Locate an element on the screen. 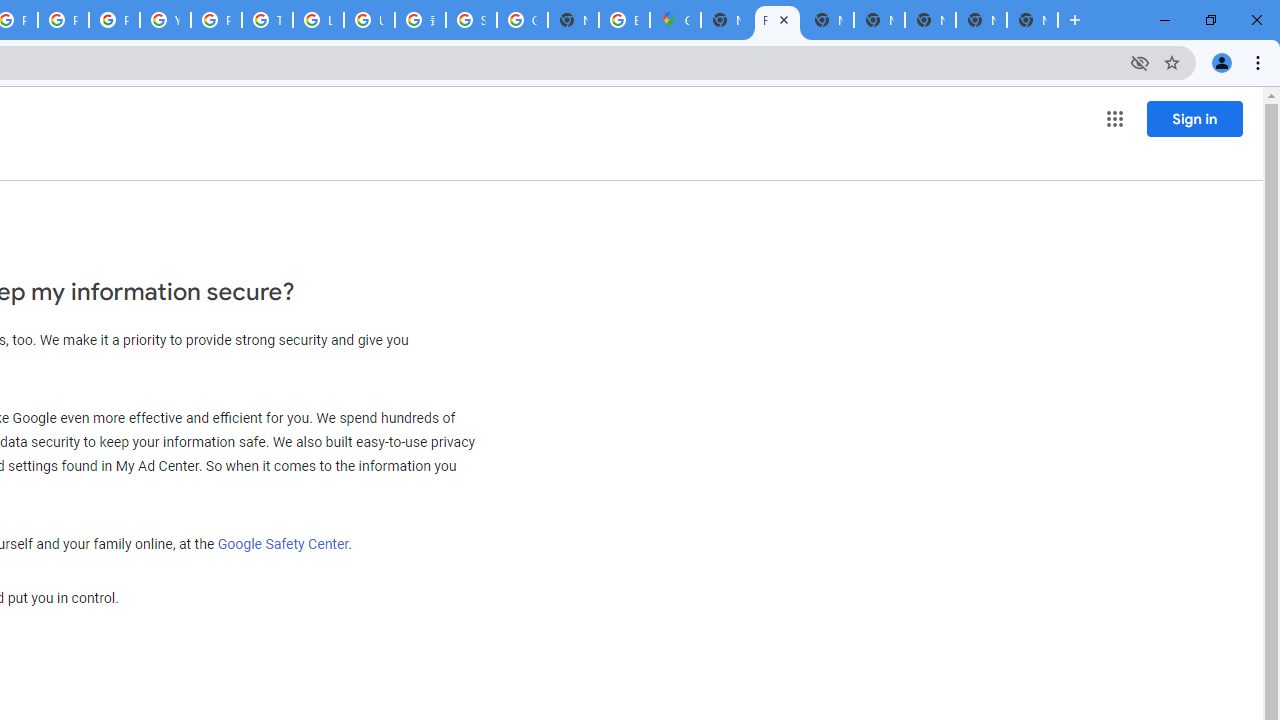 The height and width of the screenshot is (720, 1280). 'Privacy Help Center - Policies Help' is located at coordinates (64, 20).